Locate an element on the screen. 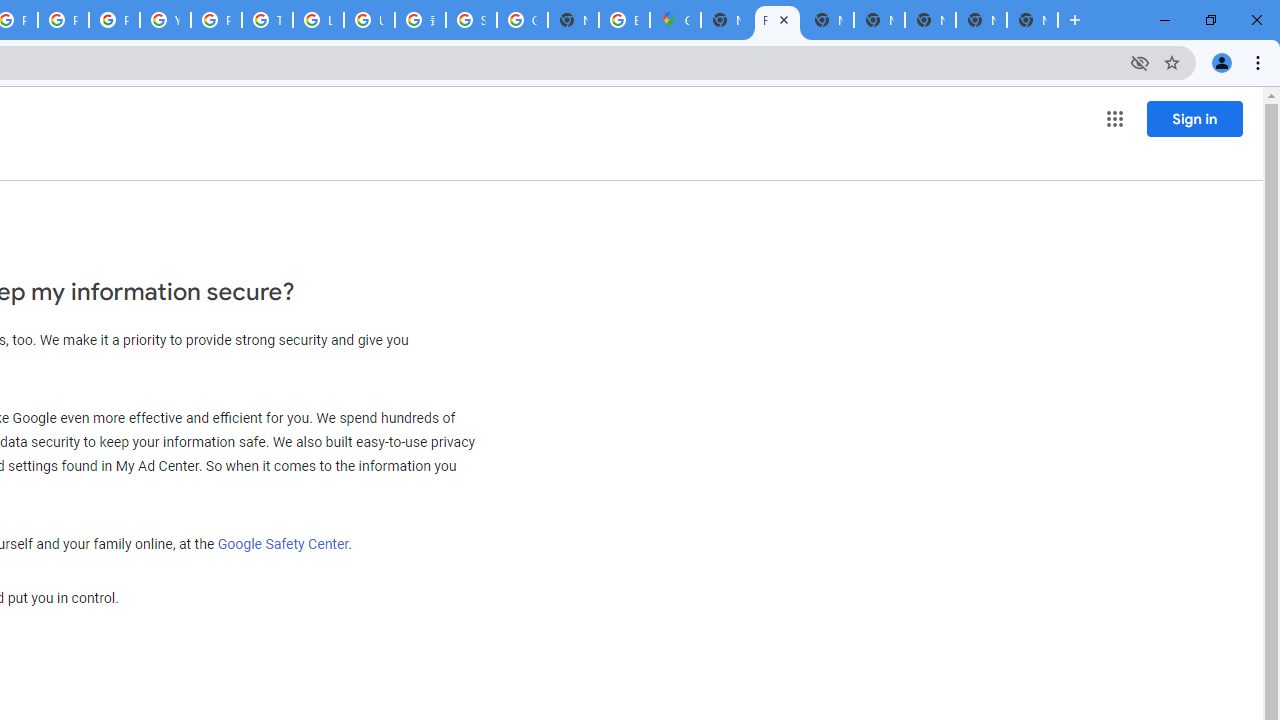 The height and width of the screenshot is (720, 1280). 'Privacy Help Center - Policies Help' is located at coordinates (64, 20).